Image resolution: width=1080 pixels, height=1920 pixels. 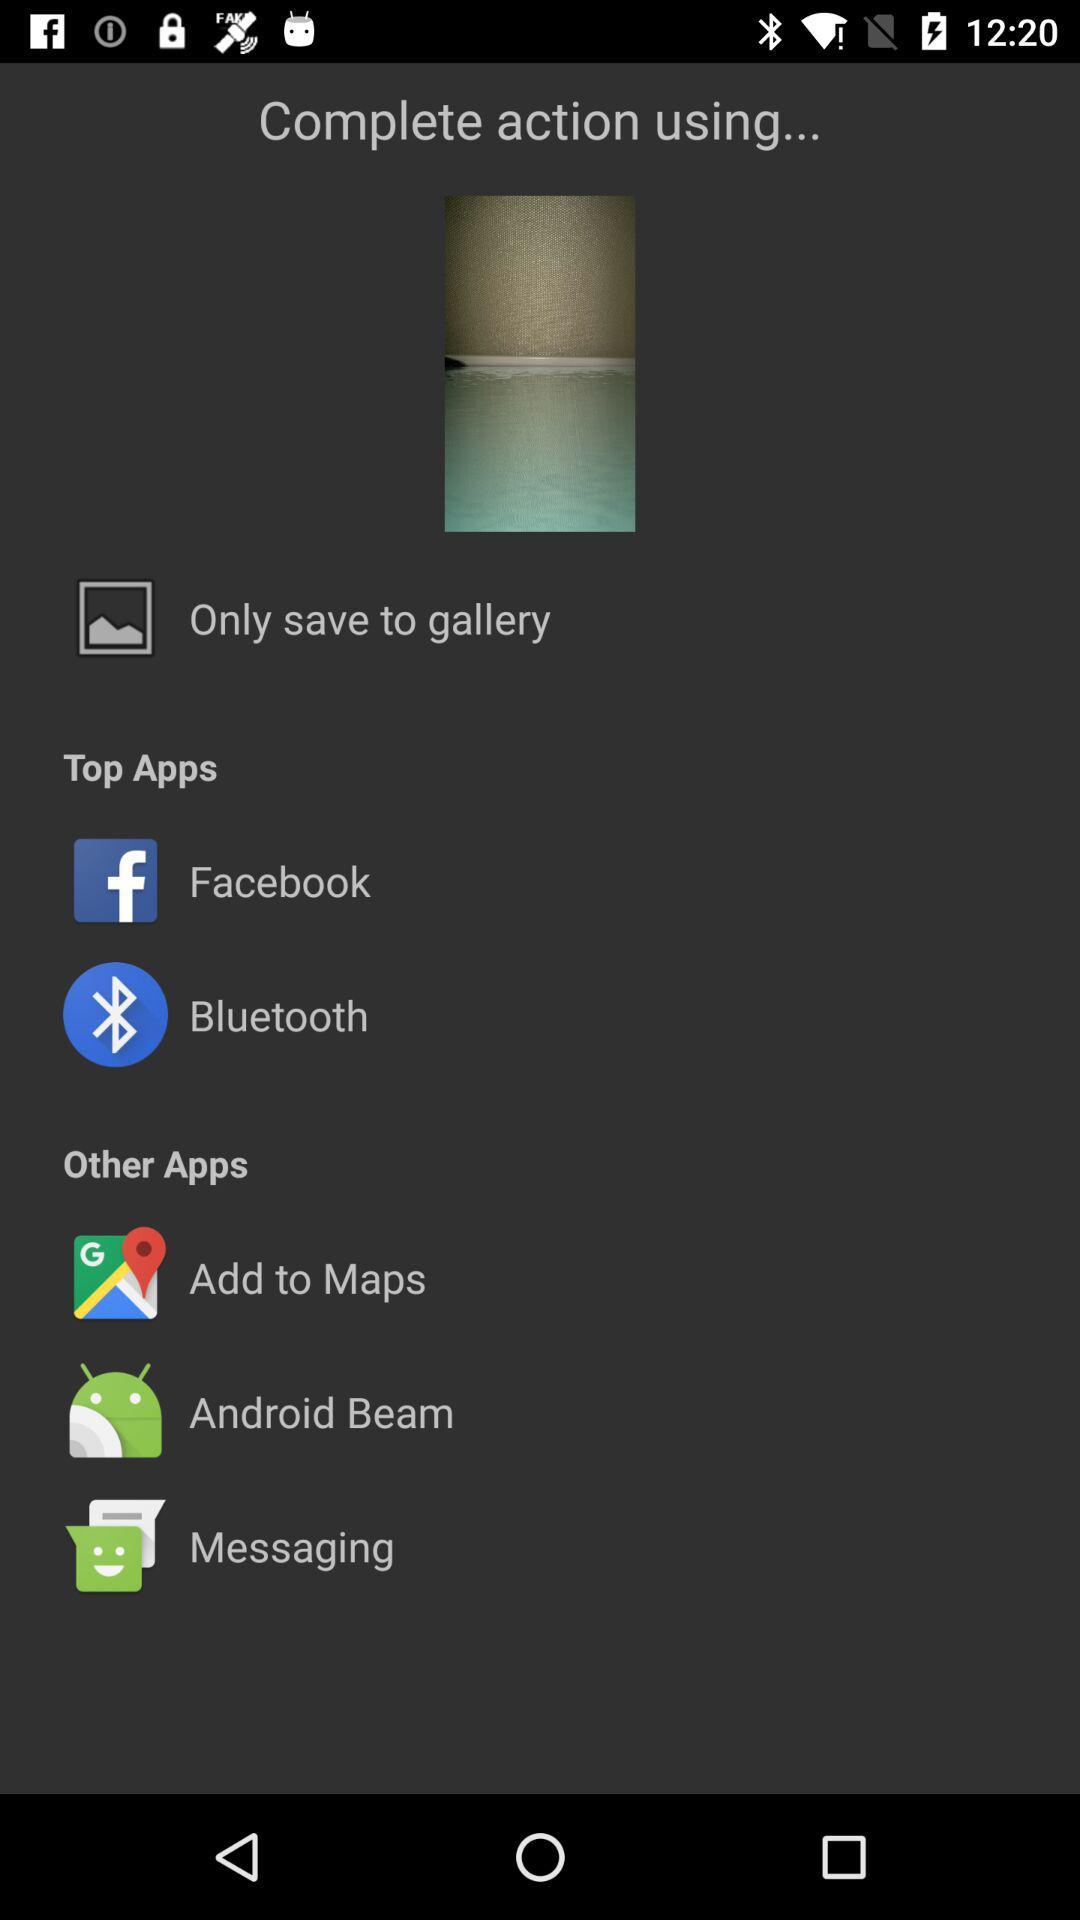 What do you see at coordinates (540, 1209) in the screenshot?
I see `item below other apps item` at bounding box center [540, 1209].